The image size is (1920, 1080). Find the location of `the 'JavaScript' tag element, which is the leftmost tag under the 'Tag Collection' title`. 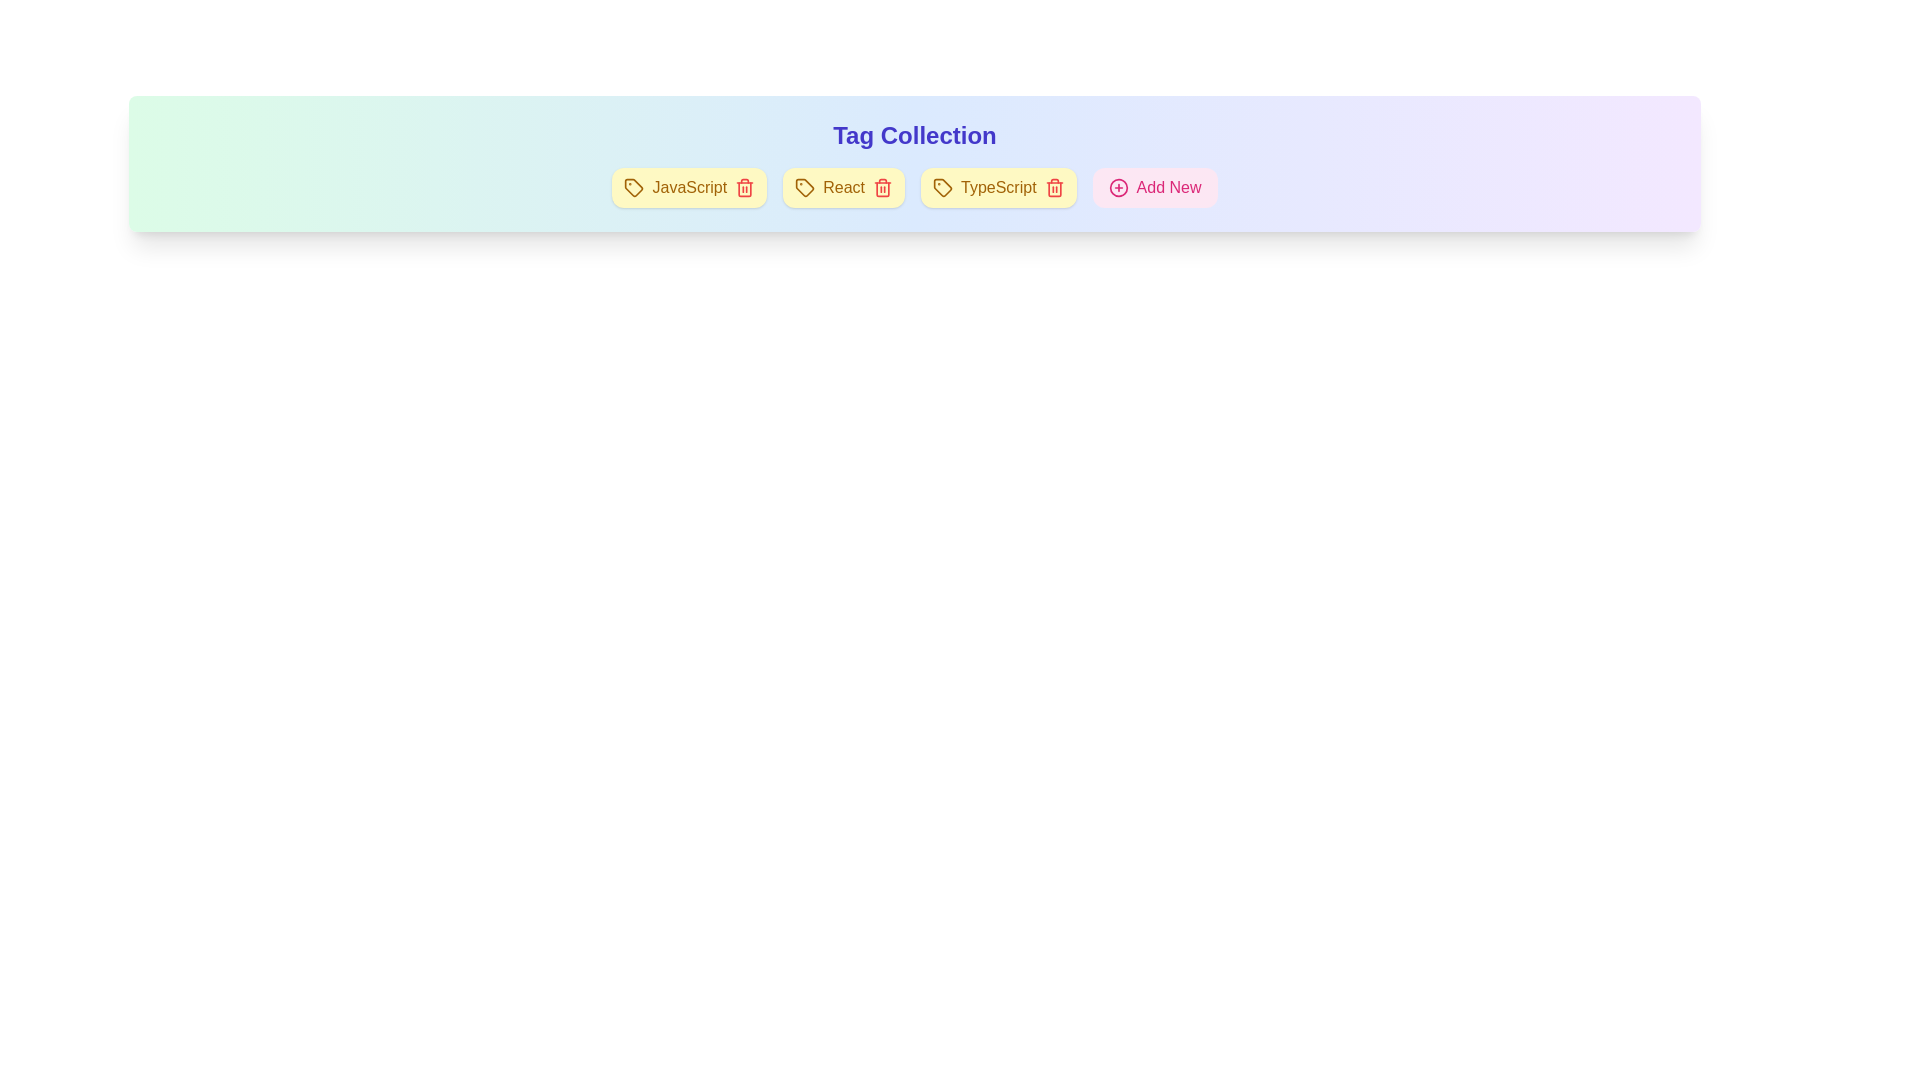

the 'JavaScript' tag element, which is the leftmost tag under the 'Tag Collection' title is located at coordinates (689, 188).